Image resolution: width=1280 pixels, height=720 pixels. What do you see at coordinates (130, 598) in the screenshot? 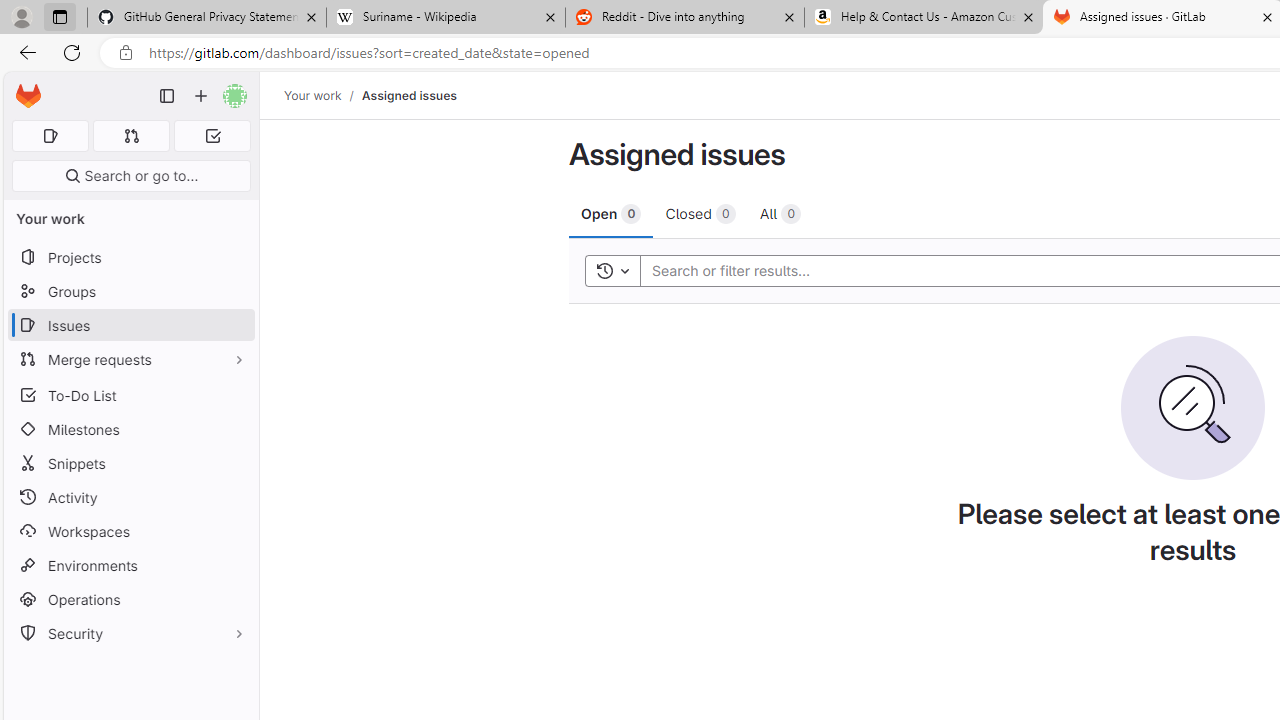
I see `'Operations'` at bounding box center [130, 598].